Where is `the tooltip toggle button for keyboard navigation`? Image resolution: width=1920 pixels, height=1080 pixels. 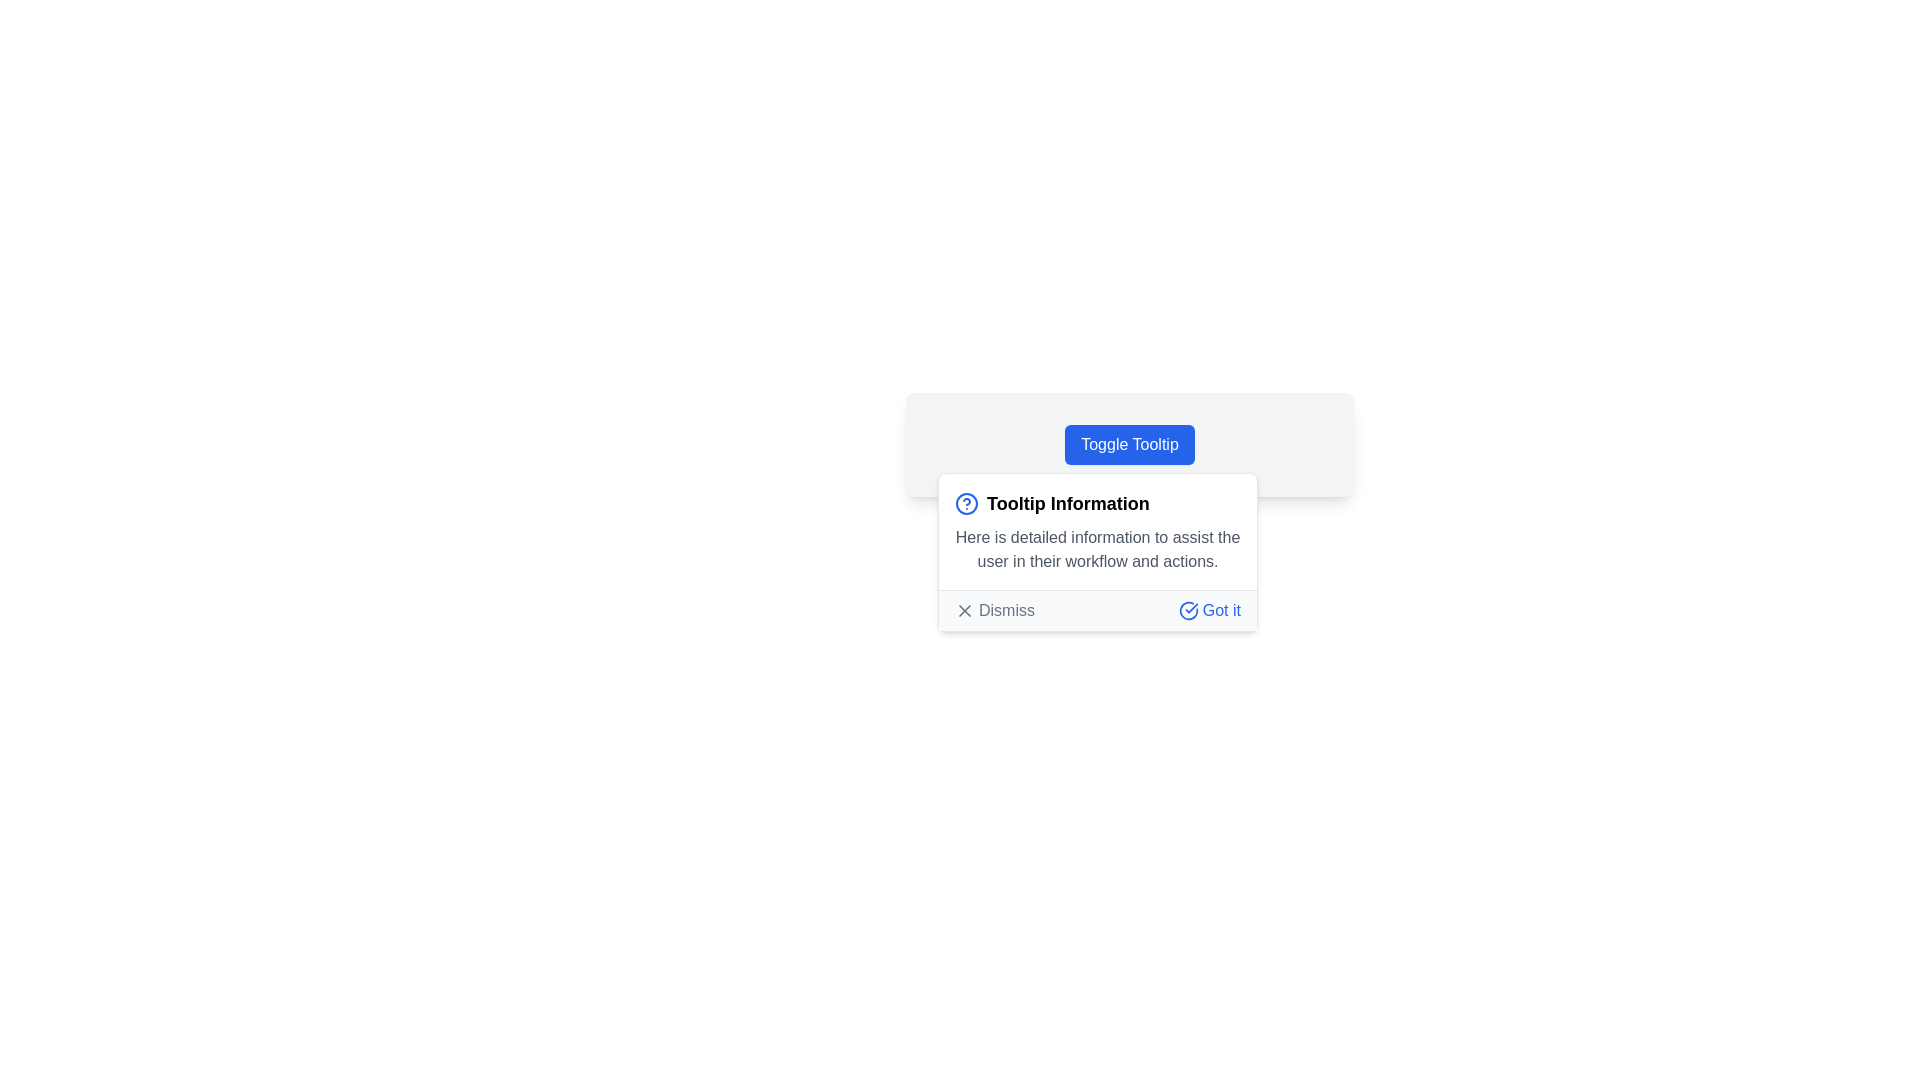 the tooltip toggle button for keyboard navigation is located at coordinates (1129, 443).